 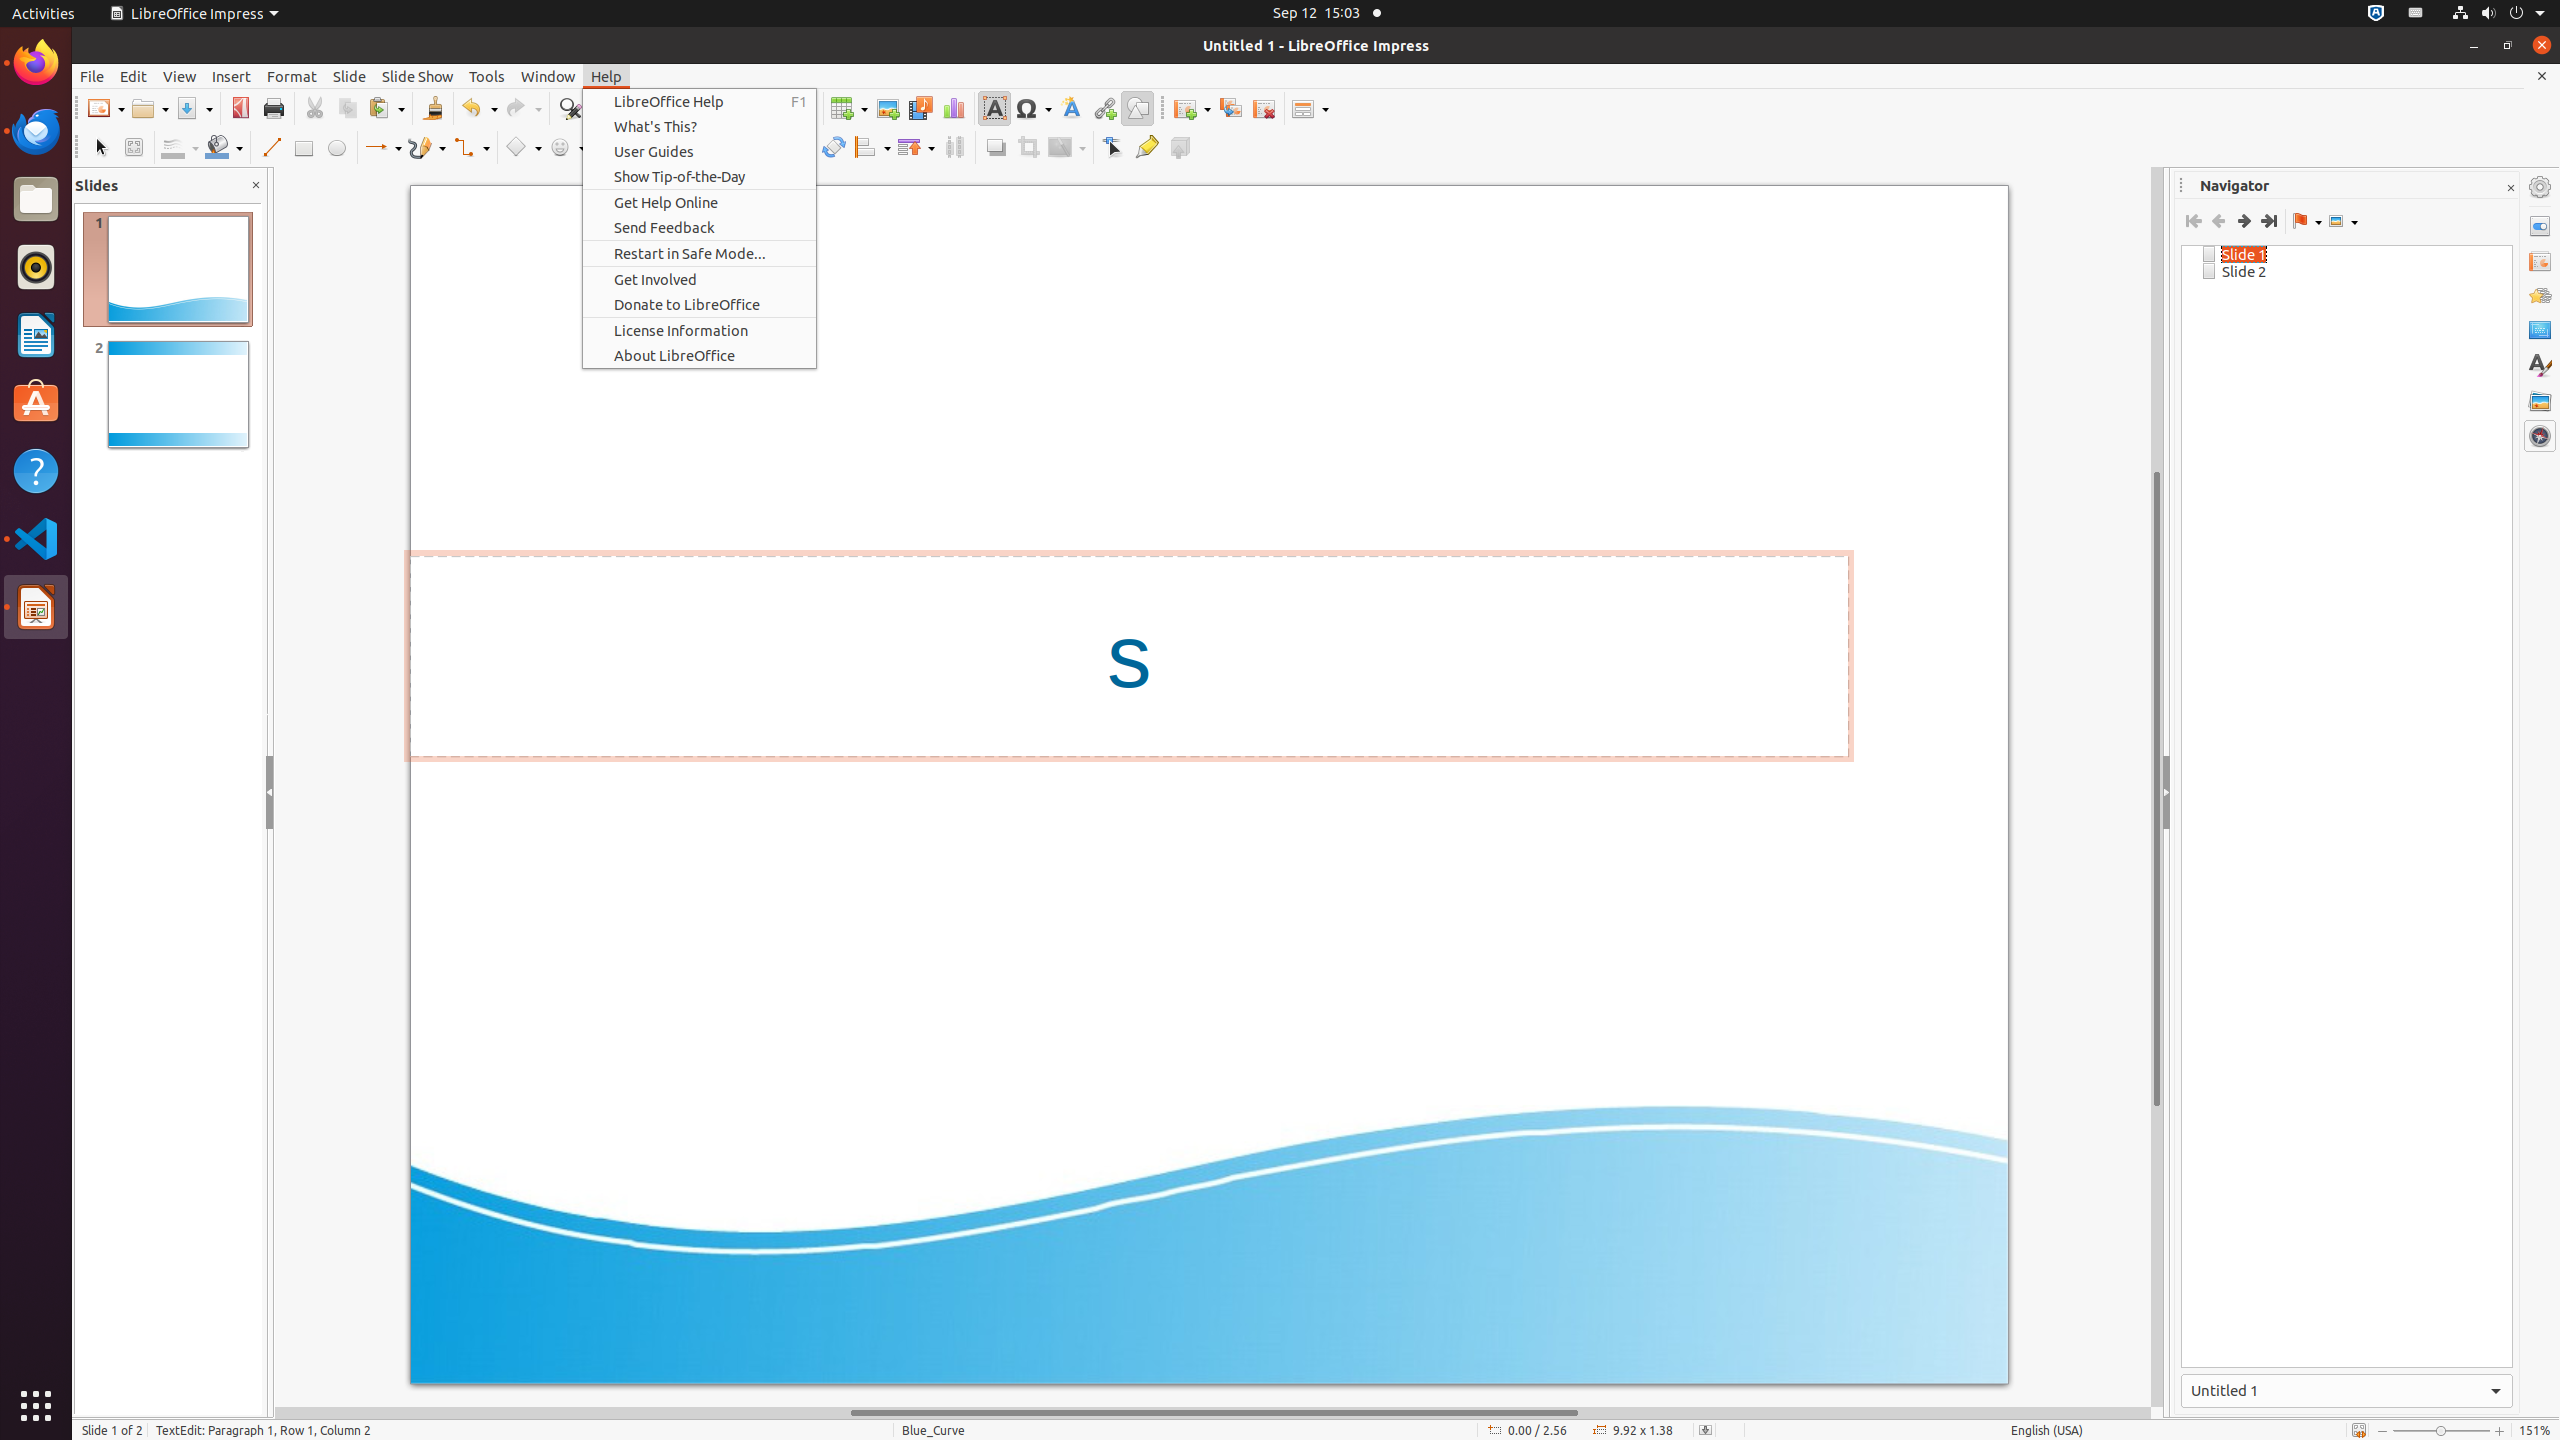 I want to click on 'Vertical scroll bar', so click(x=2156, y=785).